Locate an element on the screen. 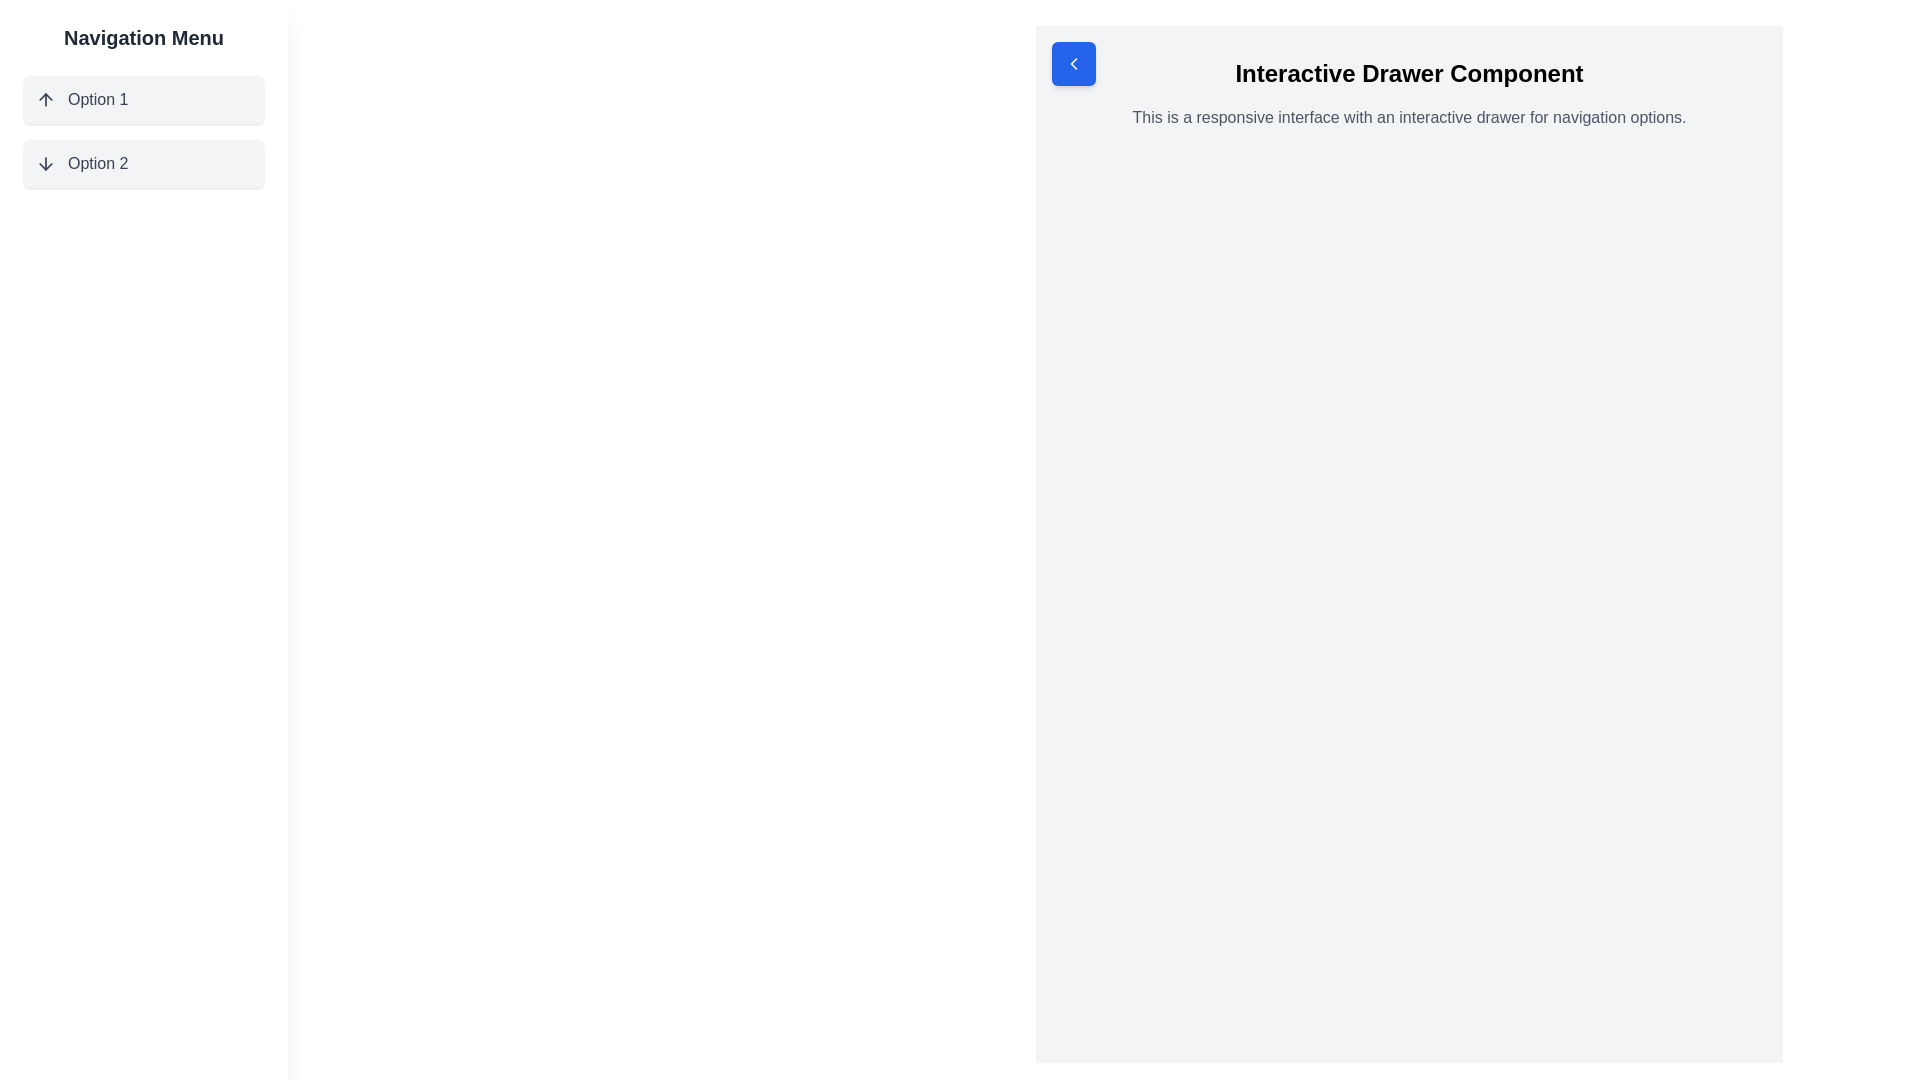  the arrow icon that represents the expandable option for 'Option 2' in the navigation menu is located at coordinates (46, 163).